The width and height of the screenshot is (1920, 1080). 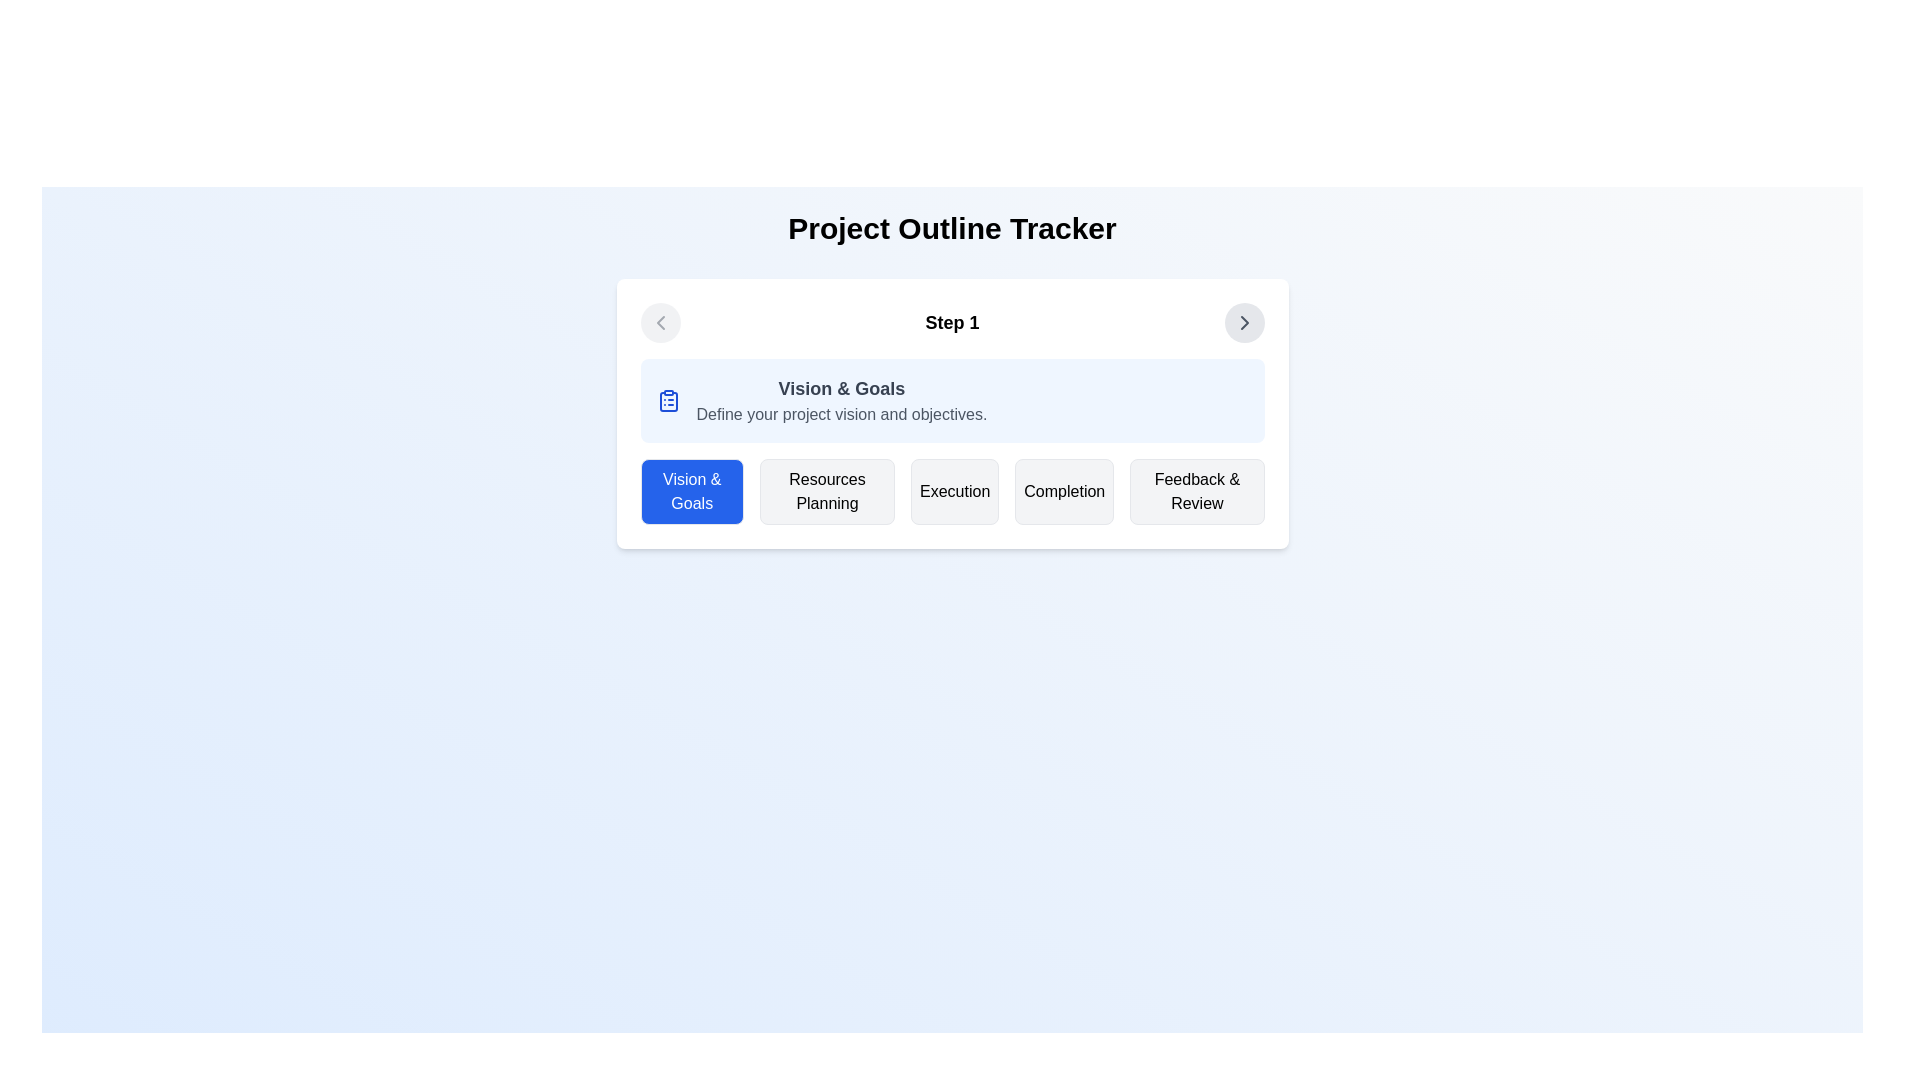 What do you see at coordinates (1197, 492) in the screenshot?
I see `the fifth button in a horizontal sequence, located at the far right` at bounding box center [1197, 492].